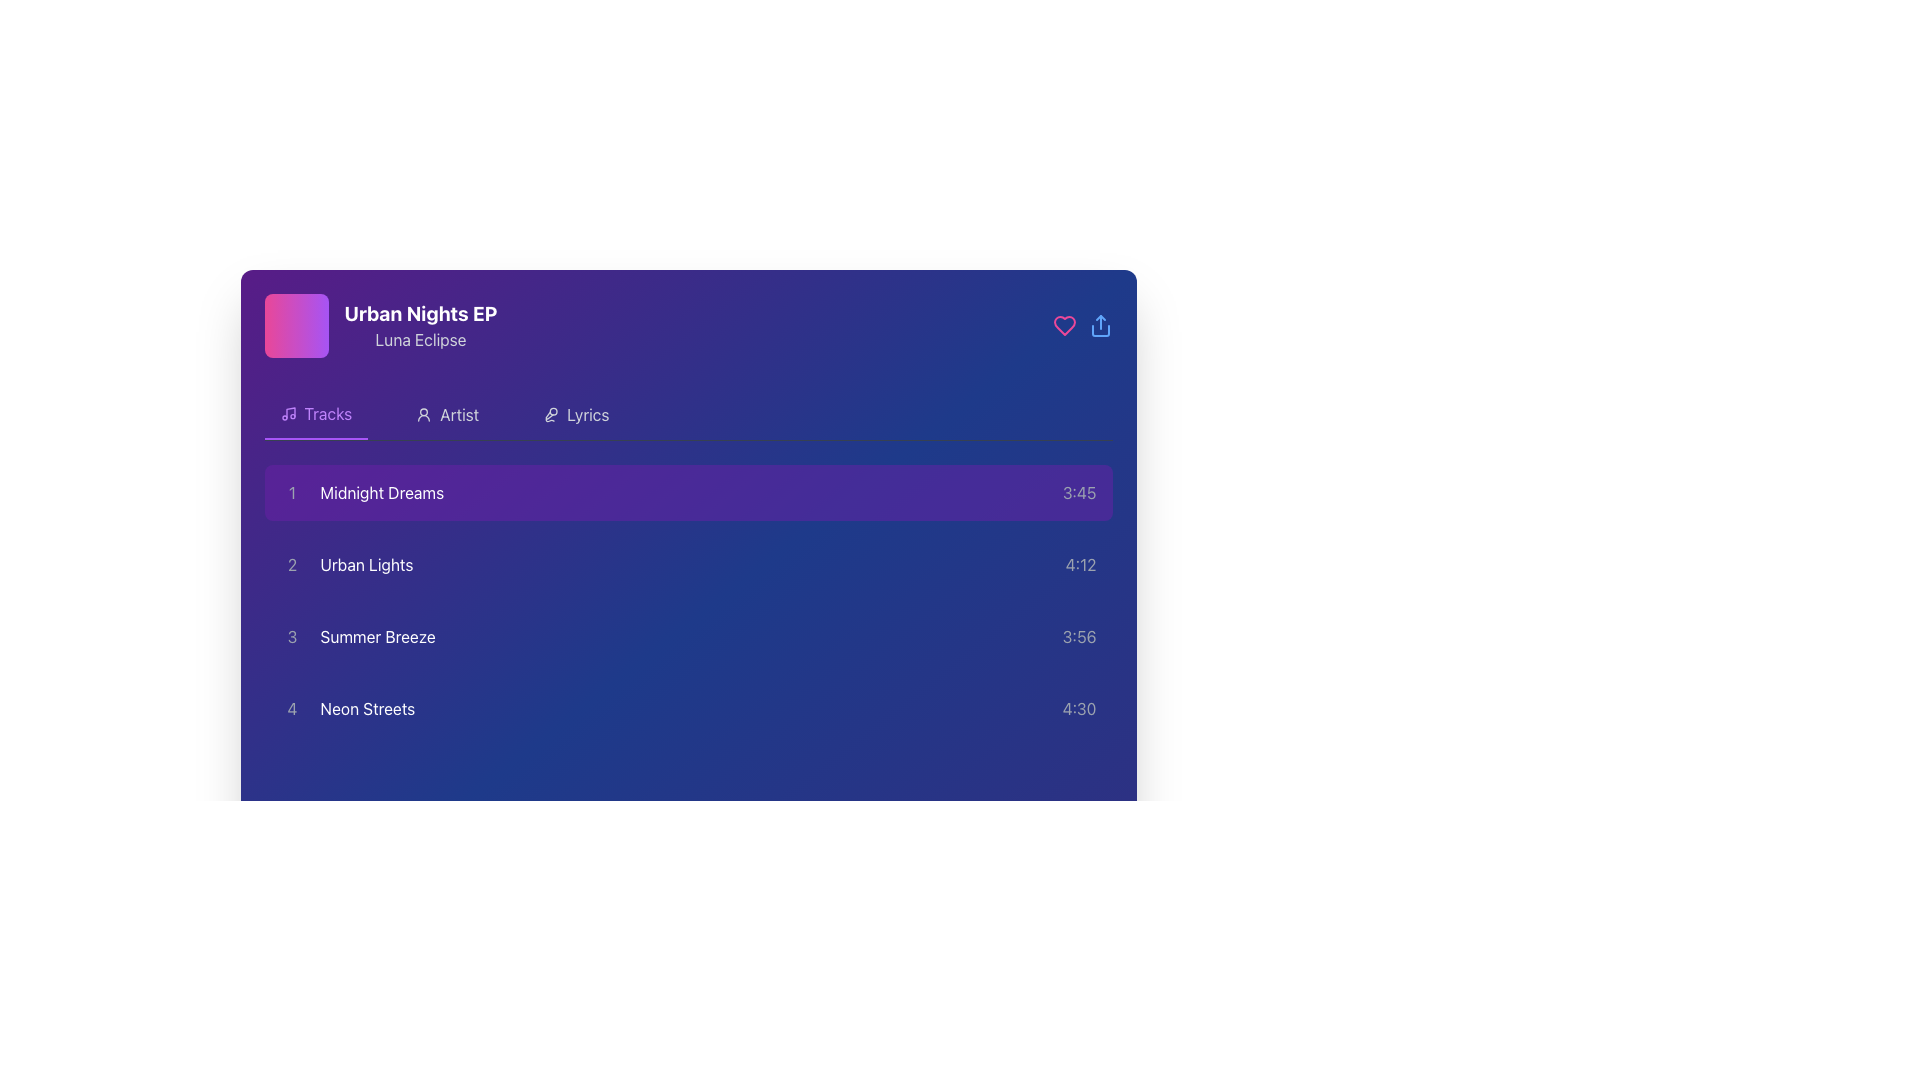 This screenshot has height=1080, width=1920. Describe the element at coordinates (1078, 708) in the screenshot. I see `the text label displaying '4:30' located on the right side of the row for 'Neon Streets' in the playlist interface` at that location.